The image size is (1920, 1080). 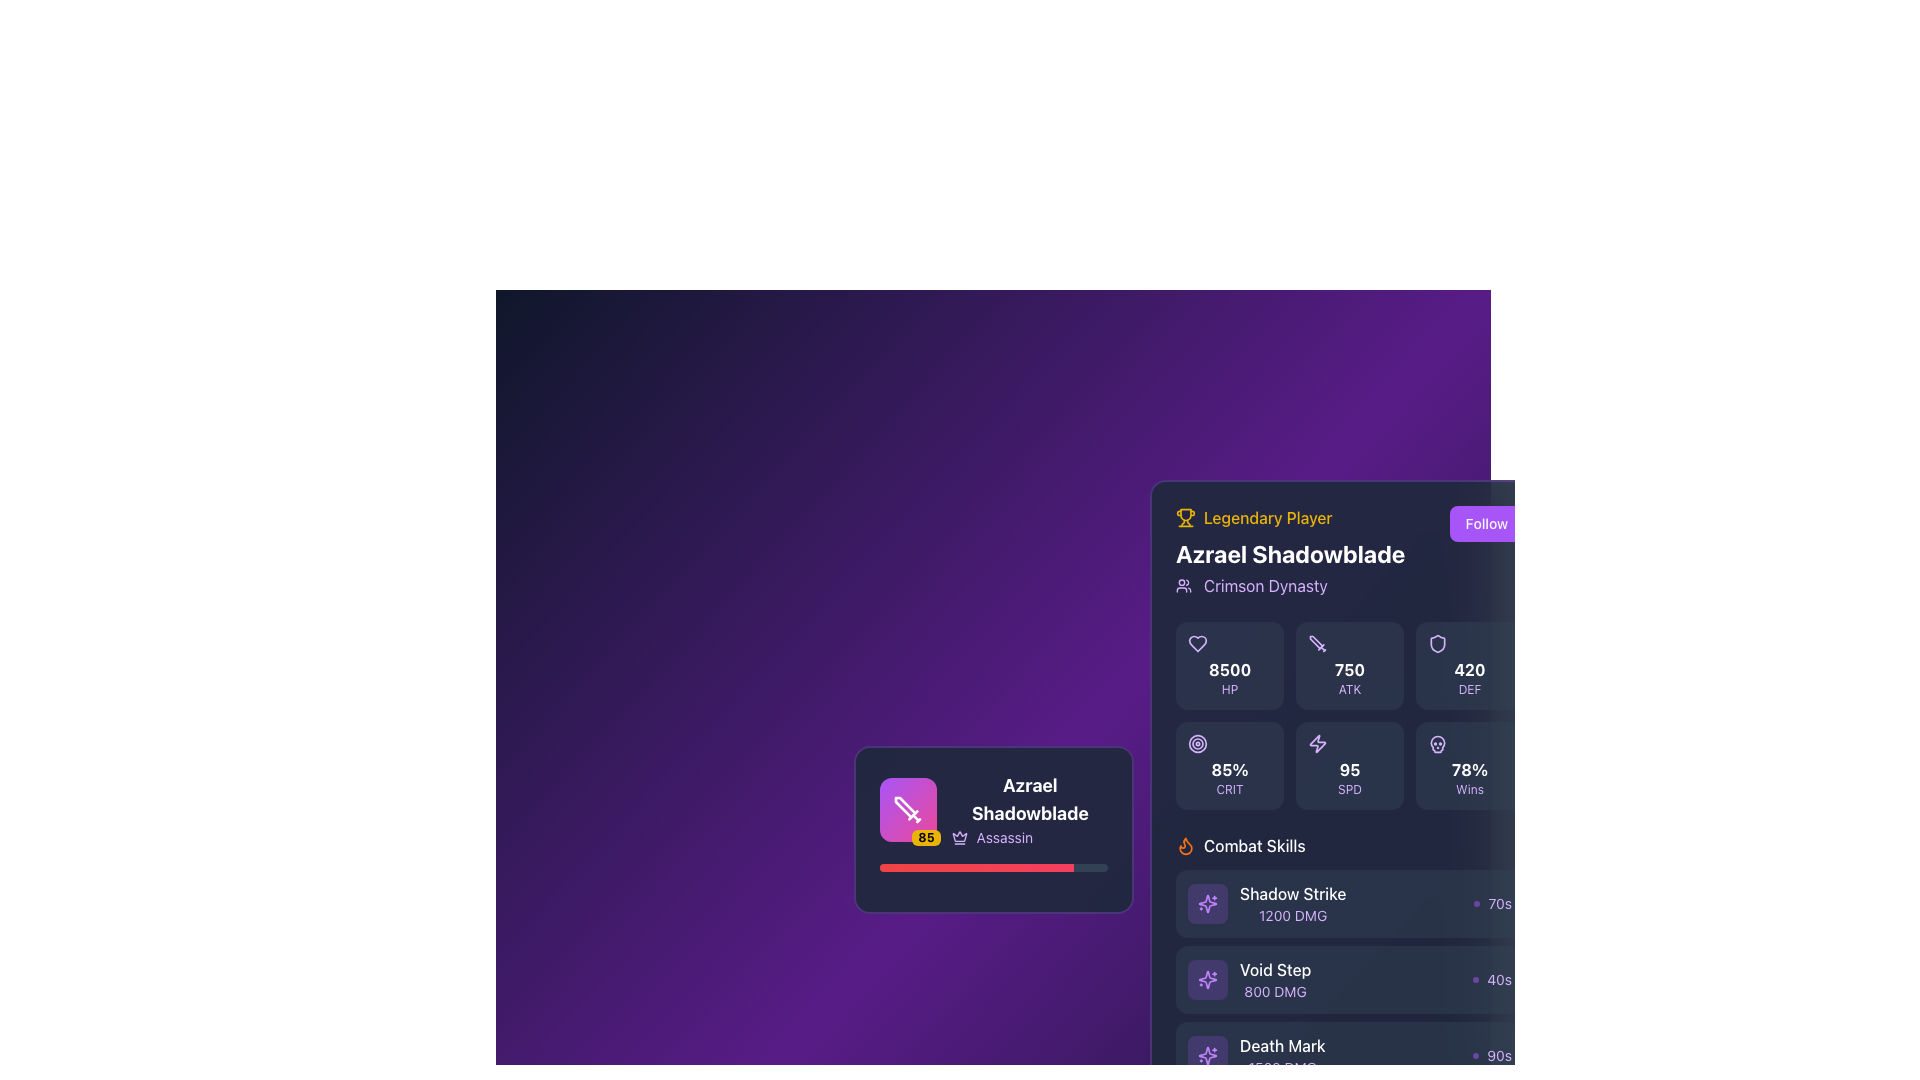 I want to click on text displayed in the 'Shadow Strike' label, which is in white font and part of the skill description in the Combat Skills section, so click(x=1292, y=893).